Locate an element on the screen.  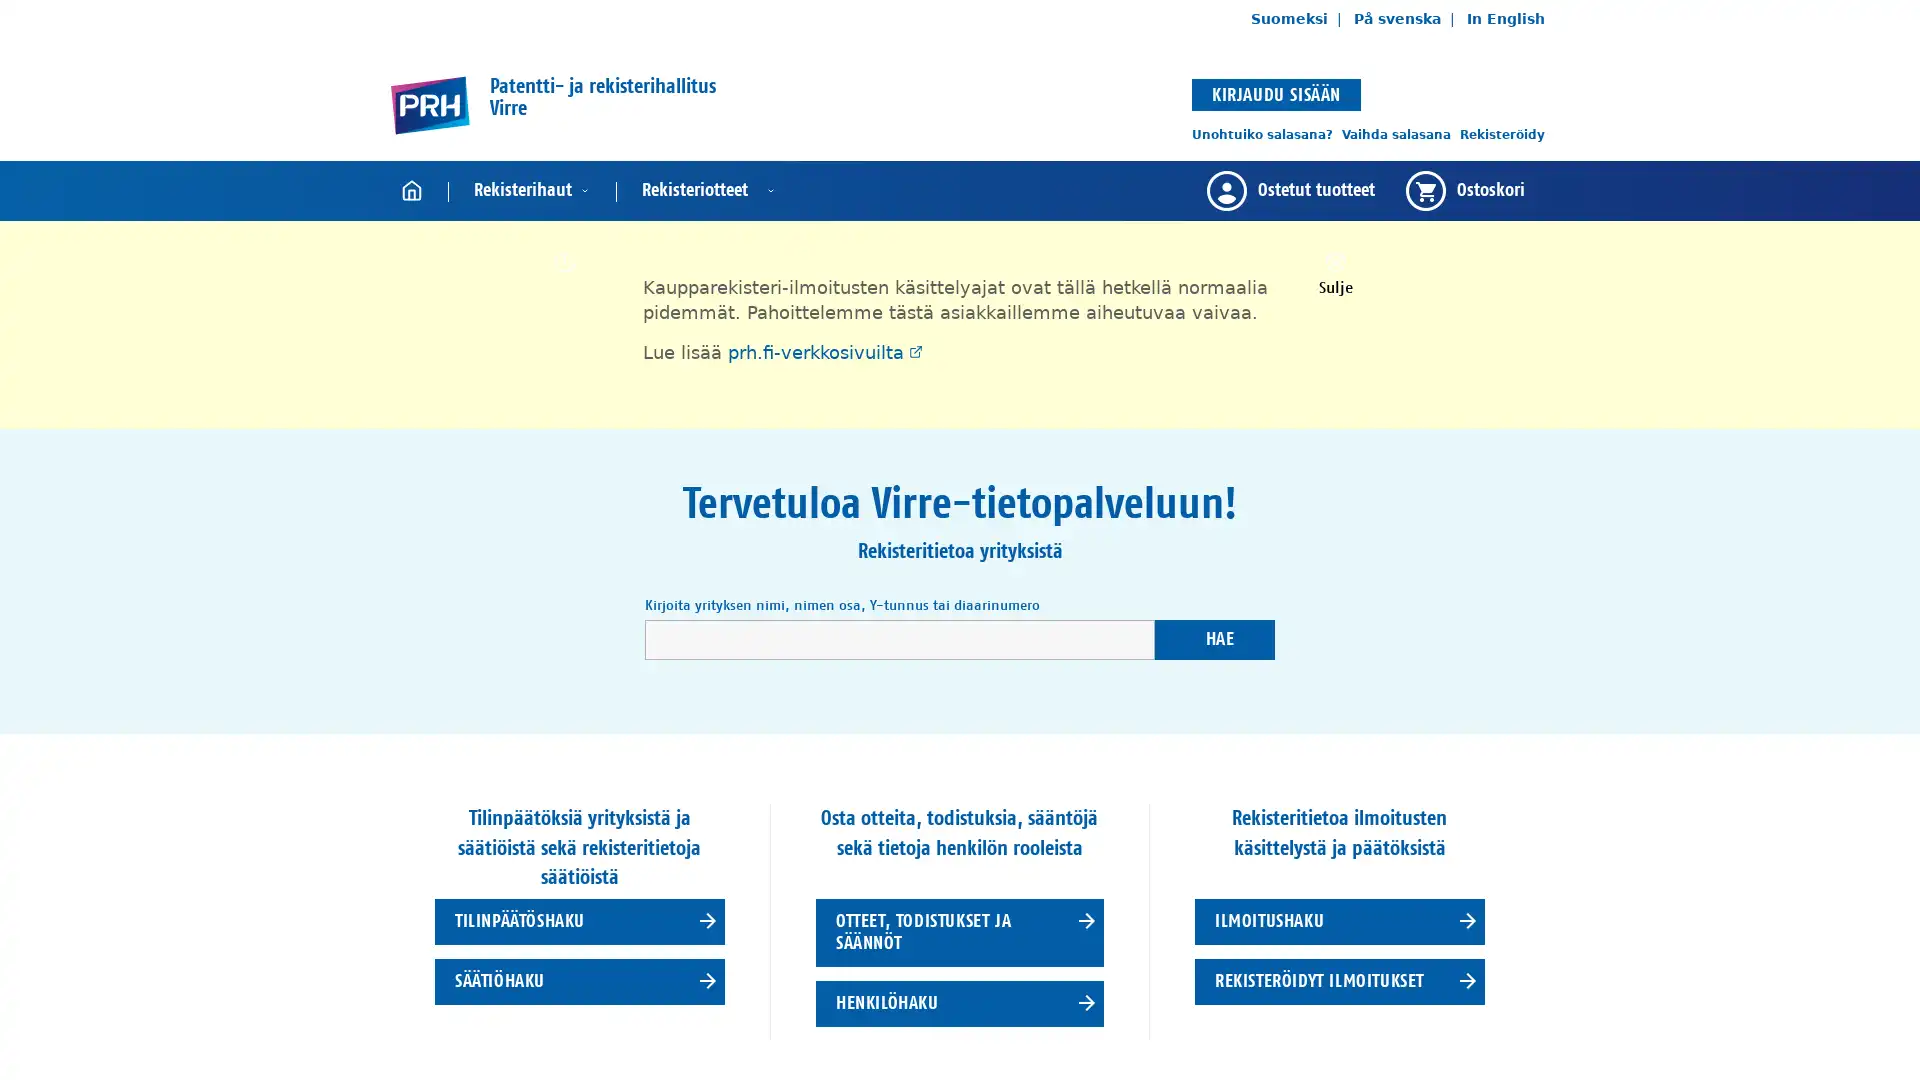
Close is located at coordinates (1334, 272).